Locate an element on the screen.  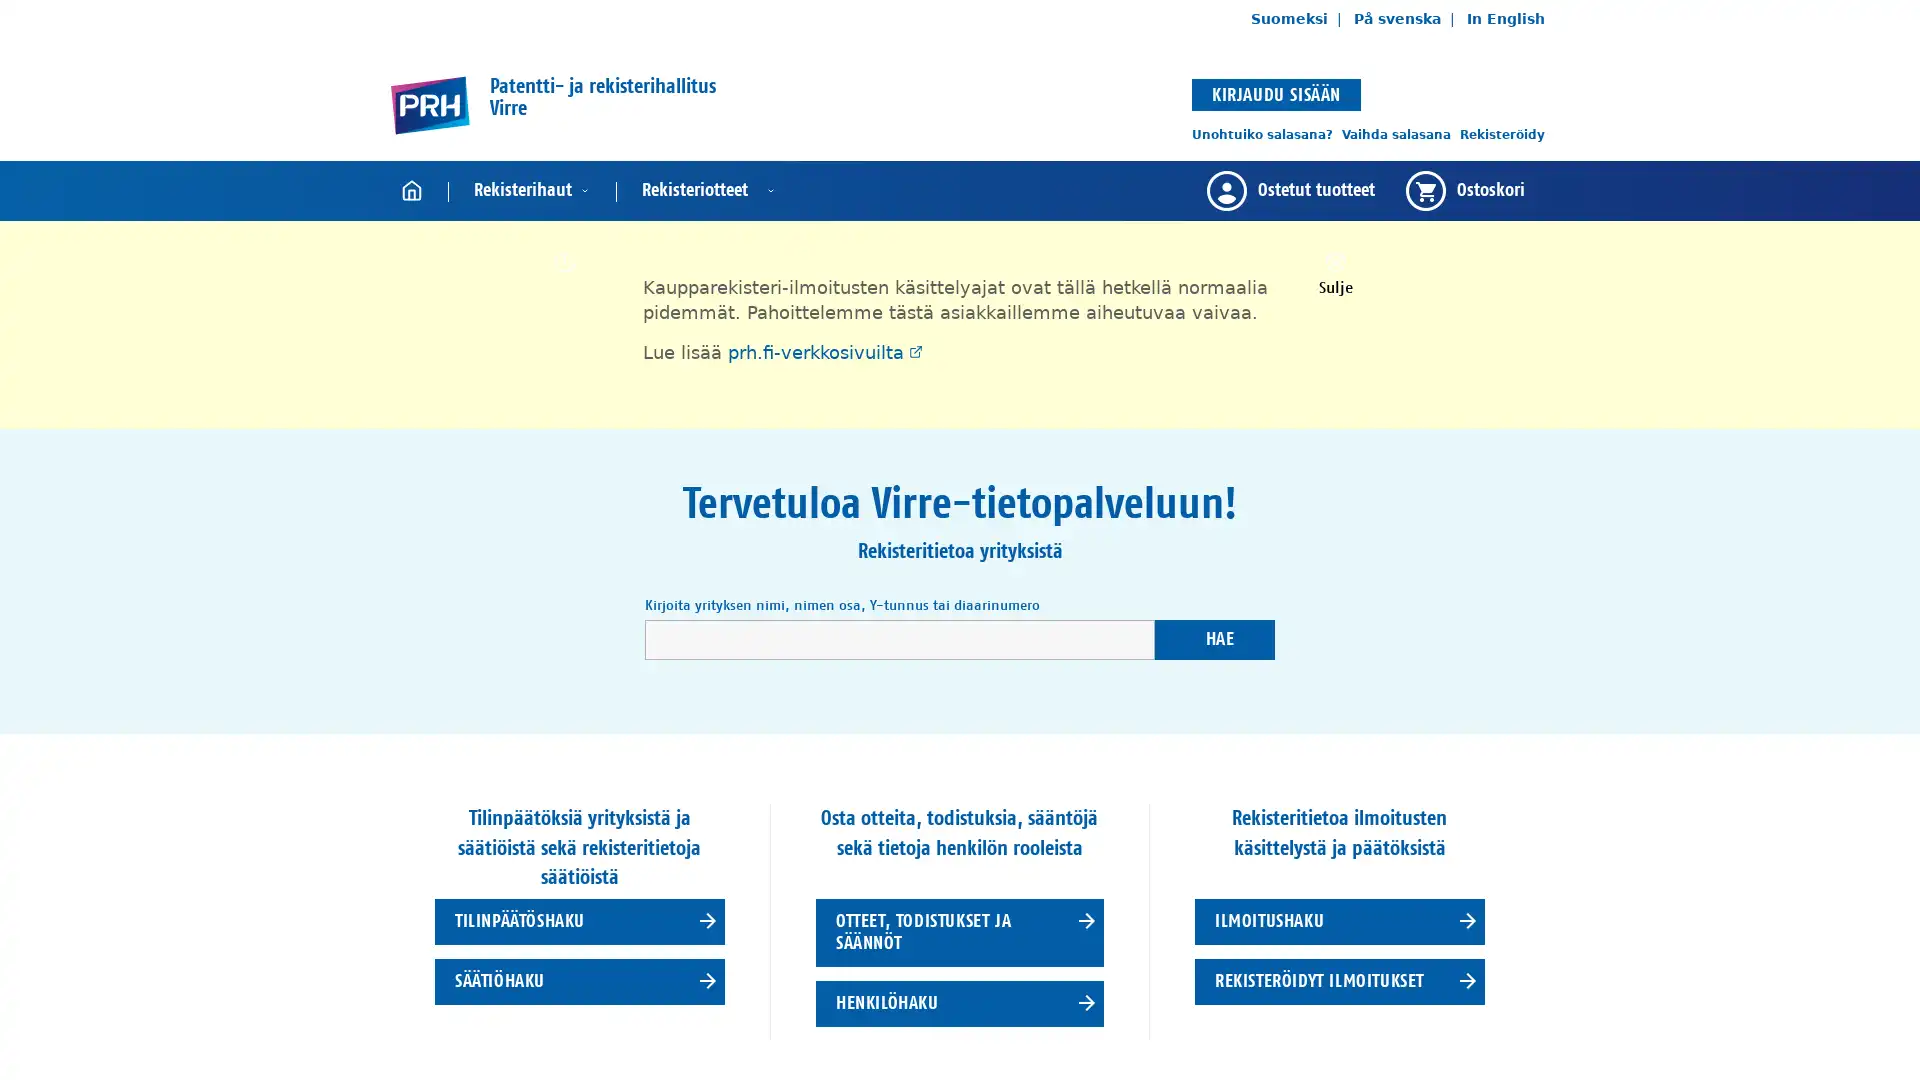
Close is located at coordinates (1334, 272).